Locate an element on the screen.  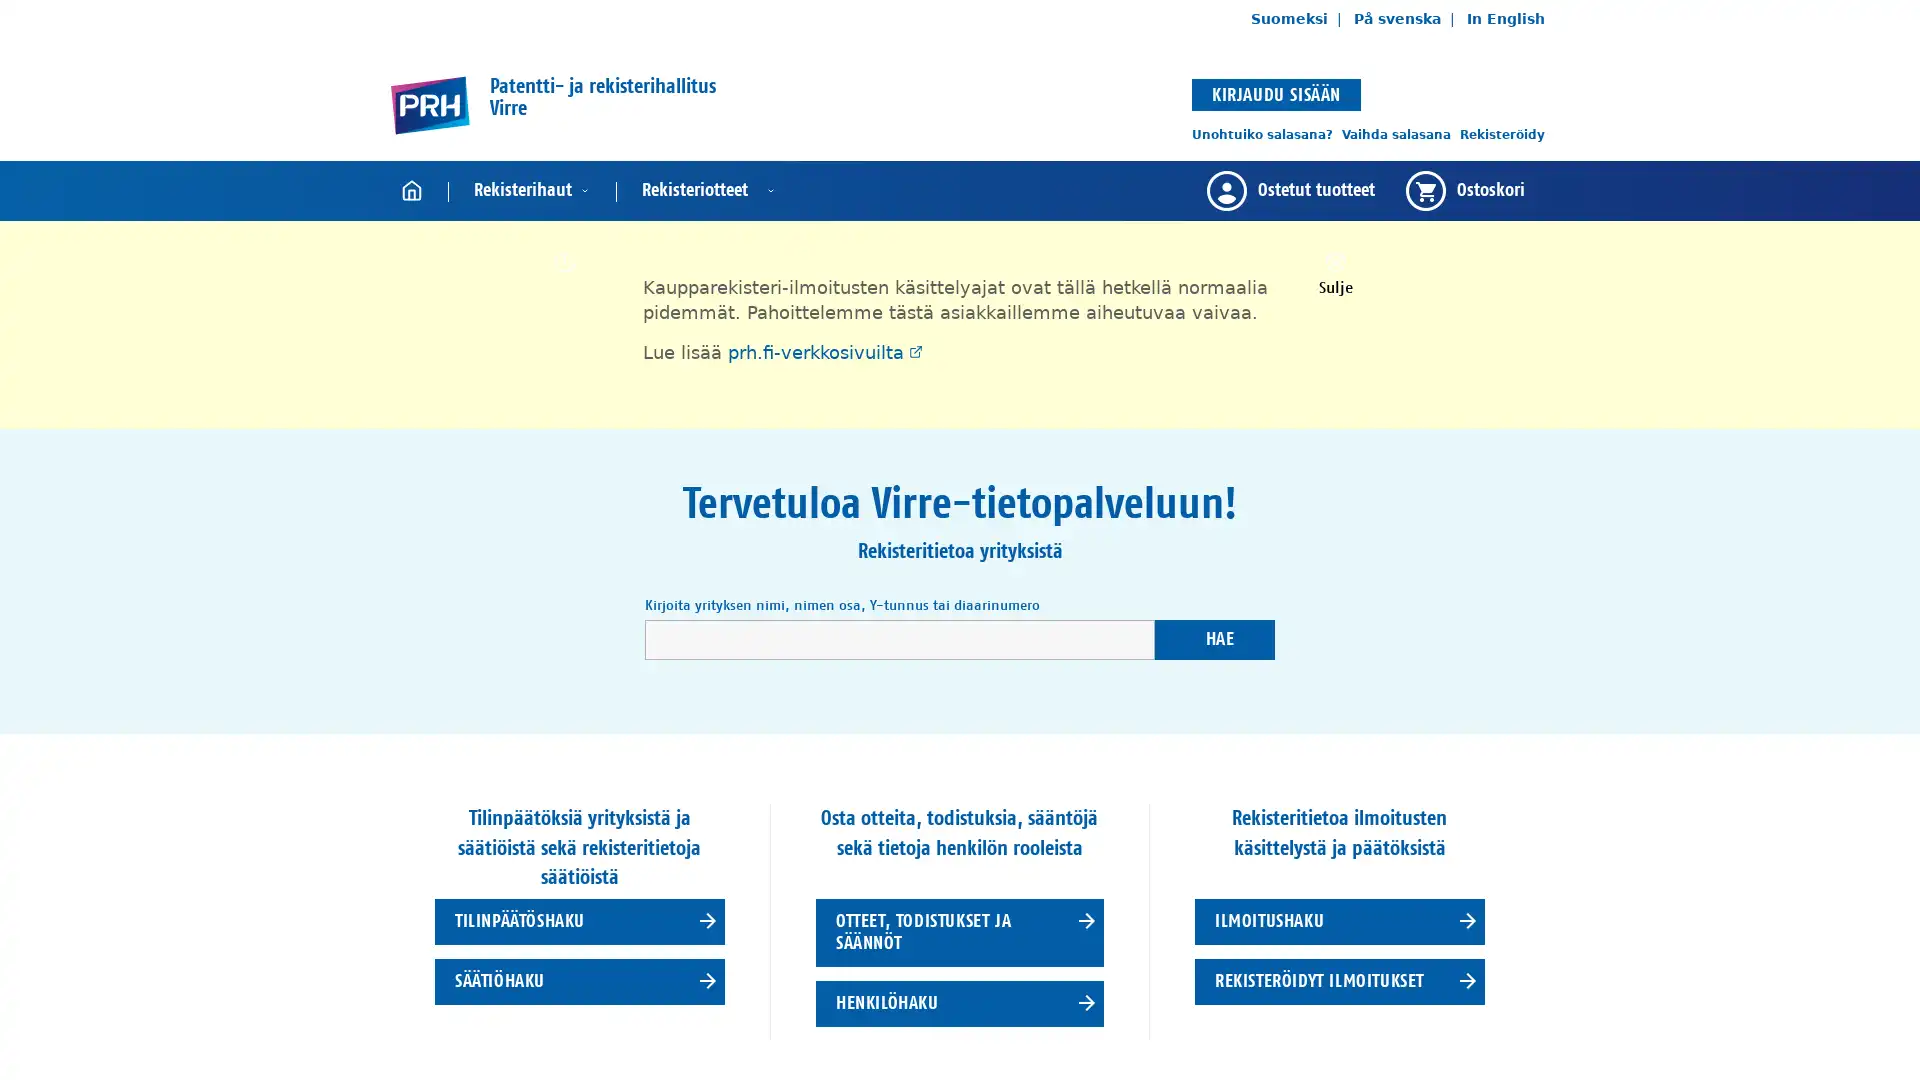
Close is located at coordinates (1334, 272).